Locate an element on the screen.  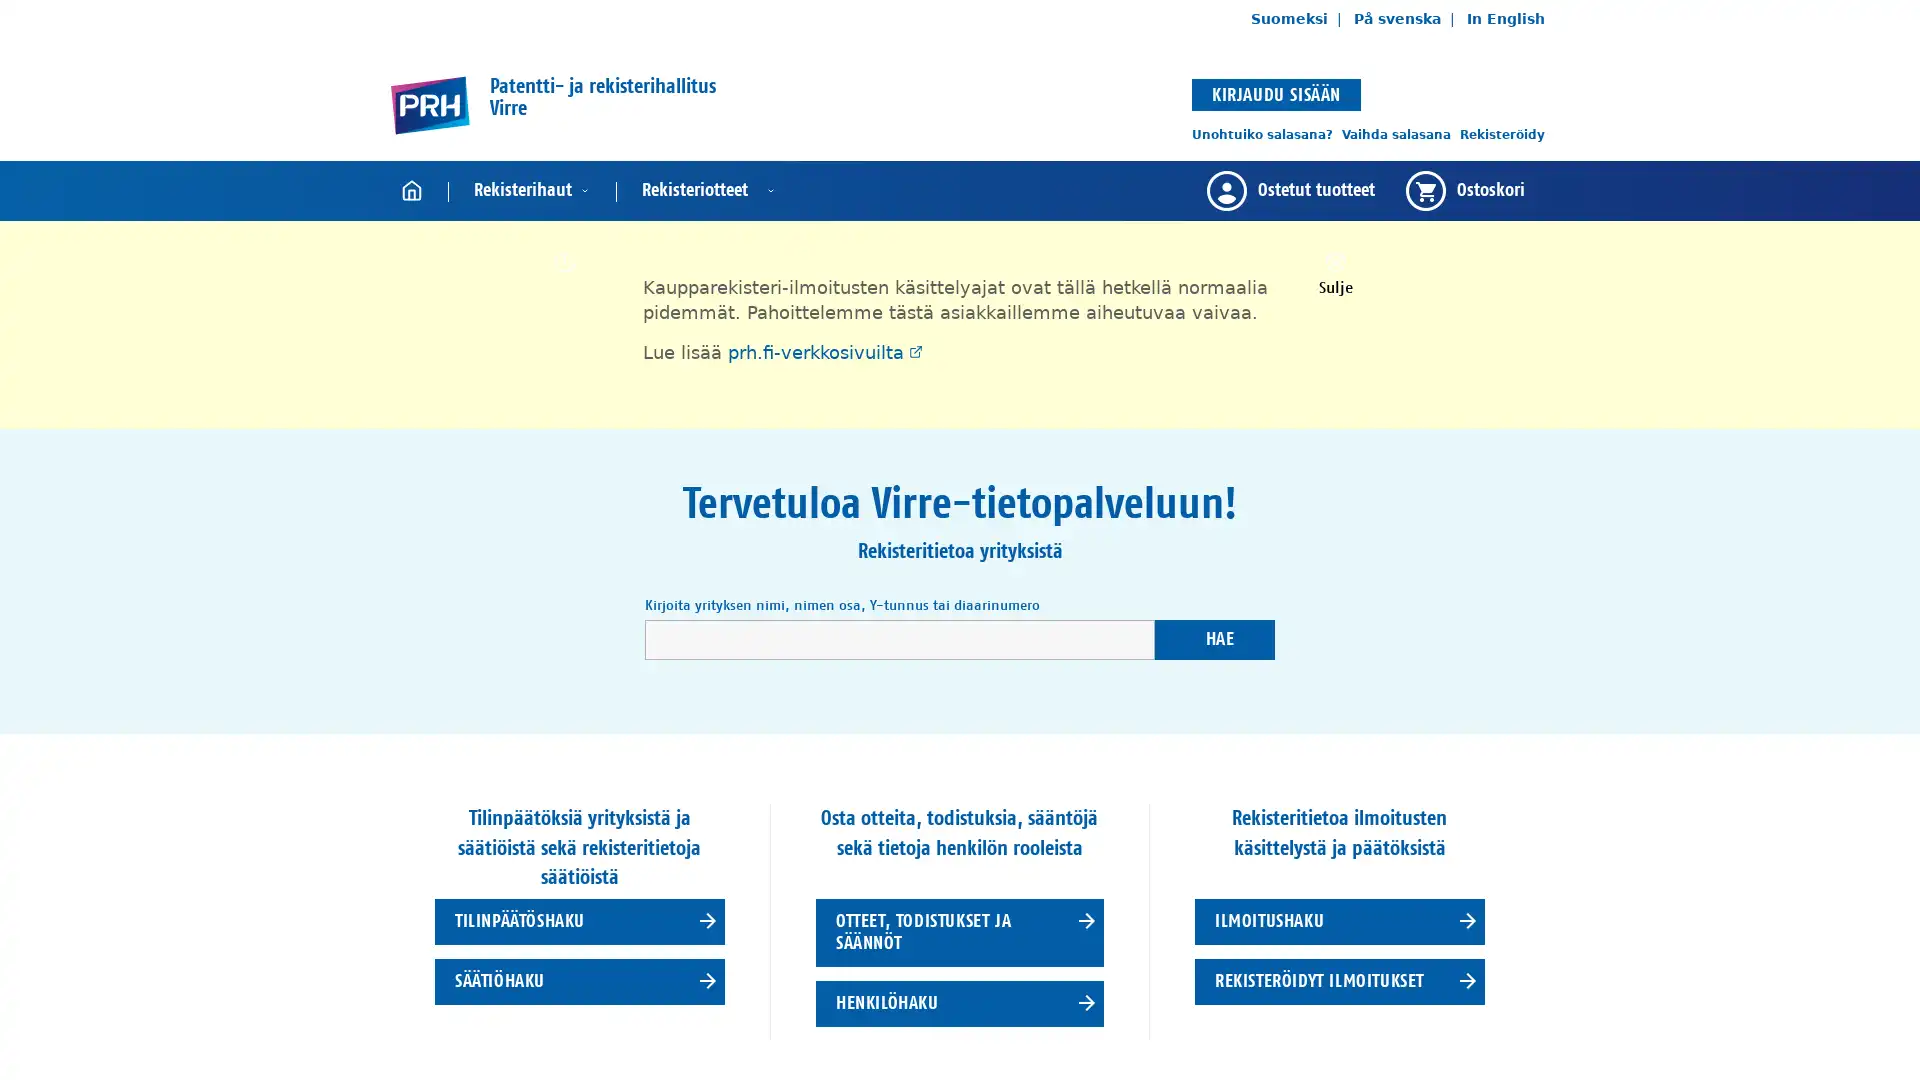
Close is located at coordinates (1334, 272).